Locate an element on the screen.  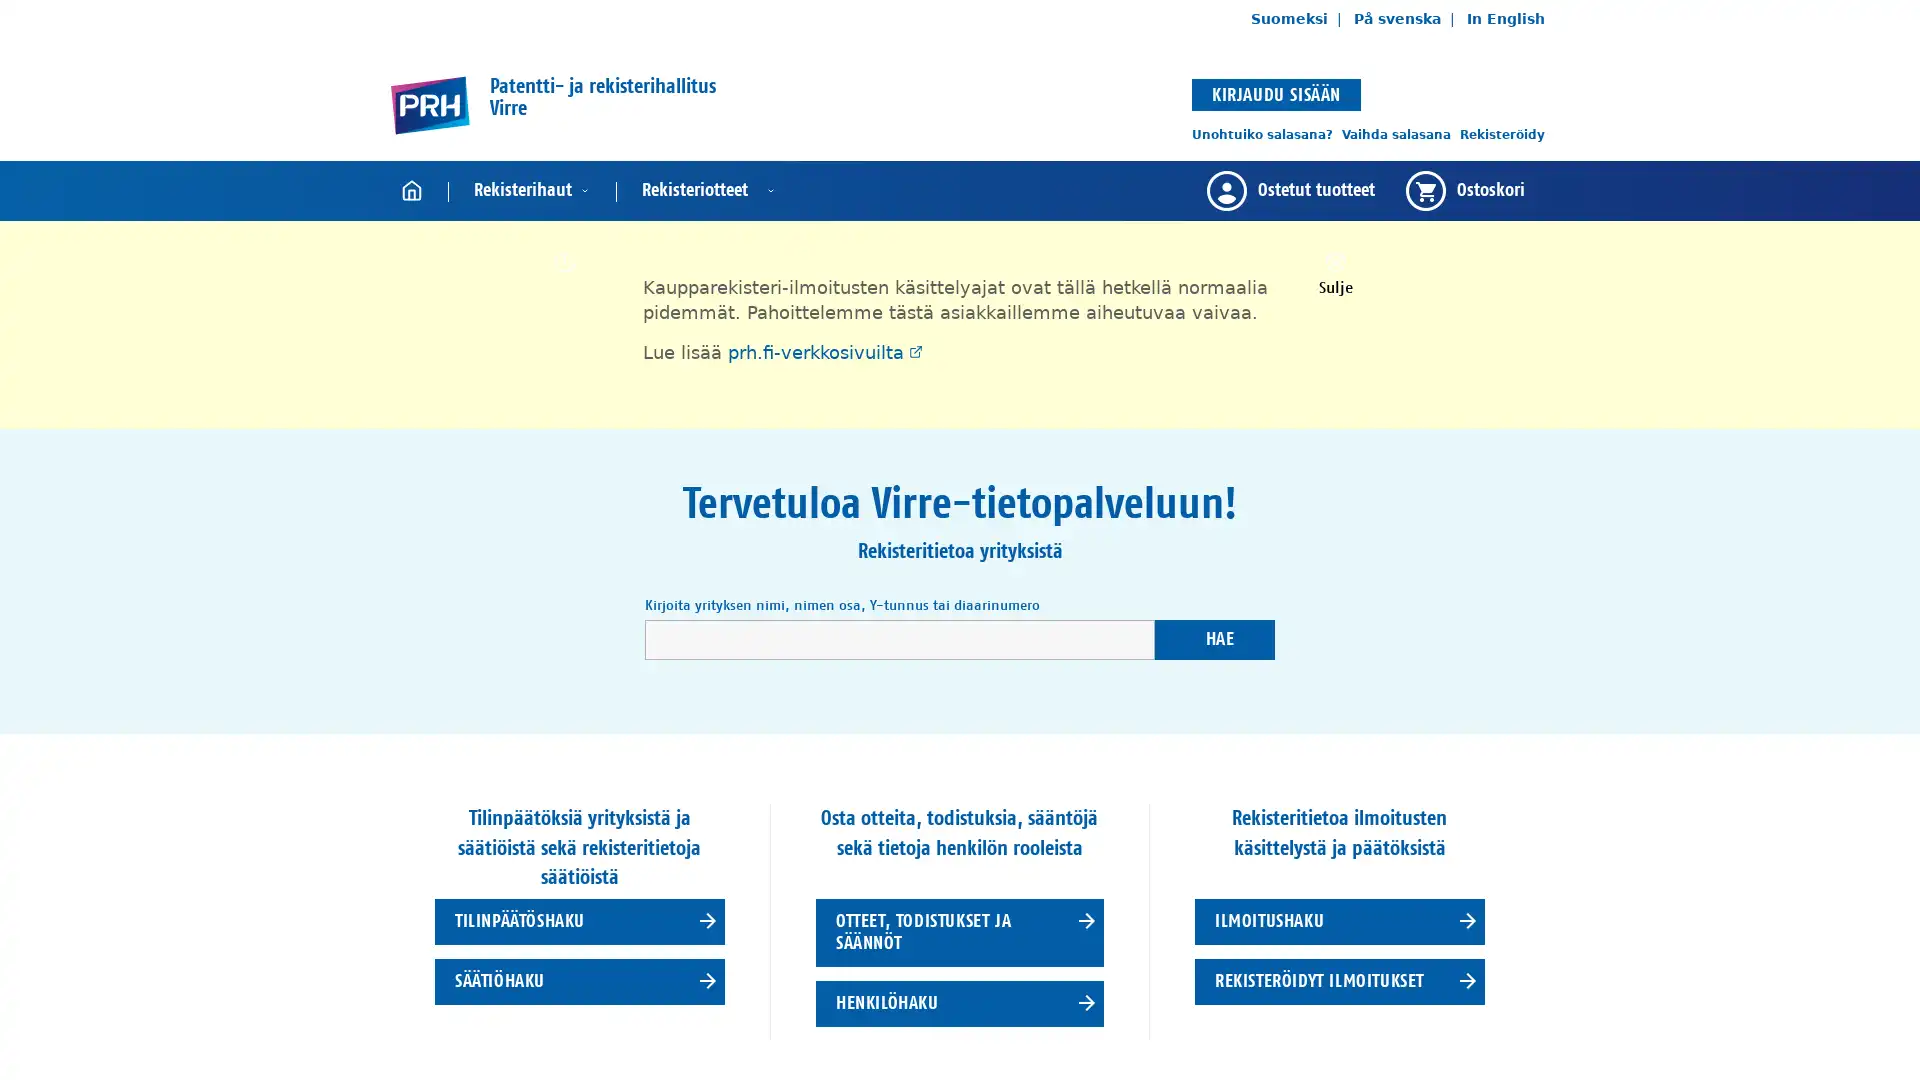
Close is located at coordinates (1334, 272).